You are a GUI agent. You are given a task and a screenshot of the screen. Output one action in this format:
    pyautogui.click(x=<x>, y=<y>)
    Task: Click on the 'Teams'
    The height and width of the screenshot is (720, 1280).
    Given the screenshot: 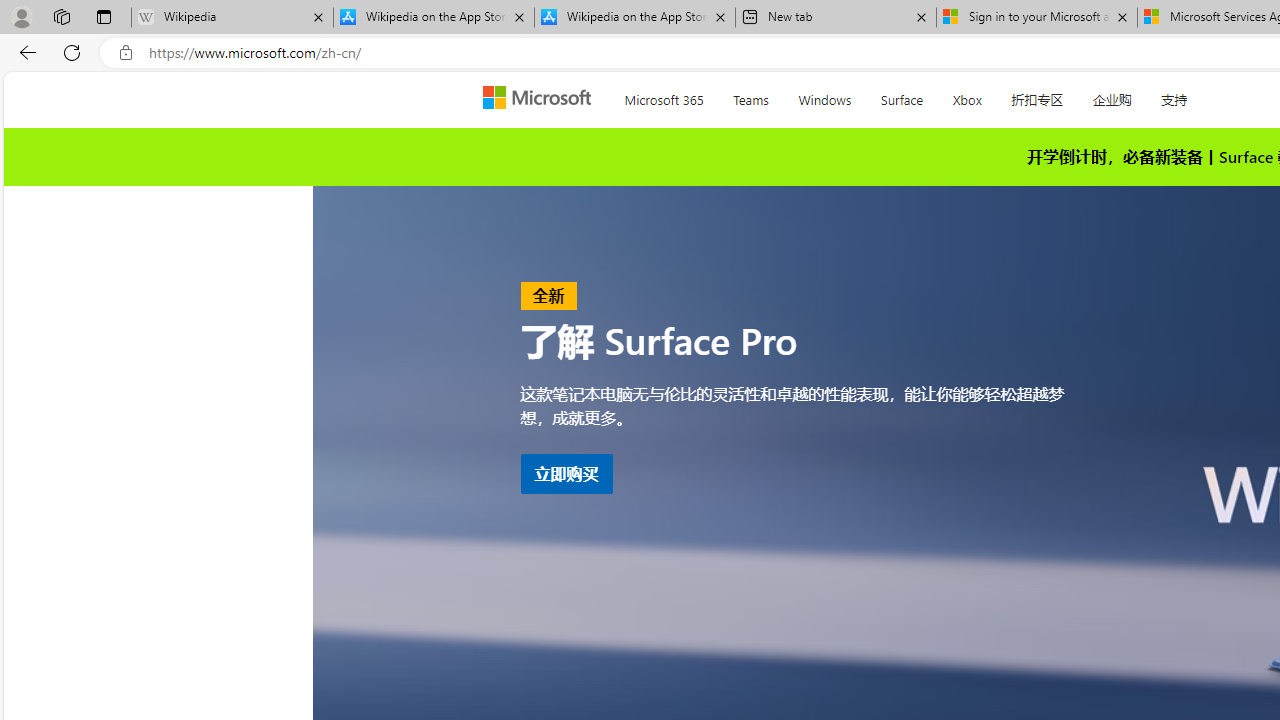 What is the action you would take?
    pyautogui.click(x=750, y=96)
    